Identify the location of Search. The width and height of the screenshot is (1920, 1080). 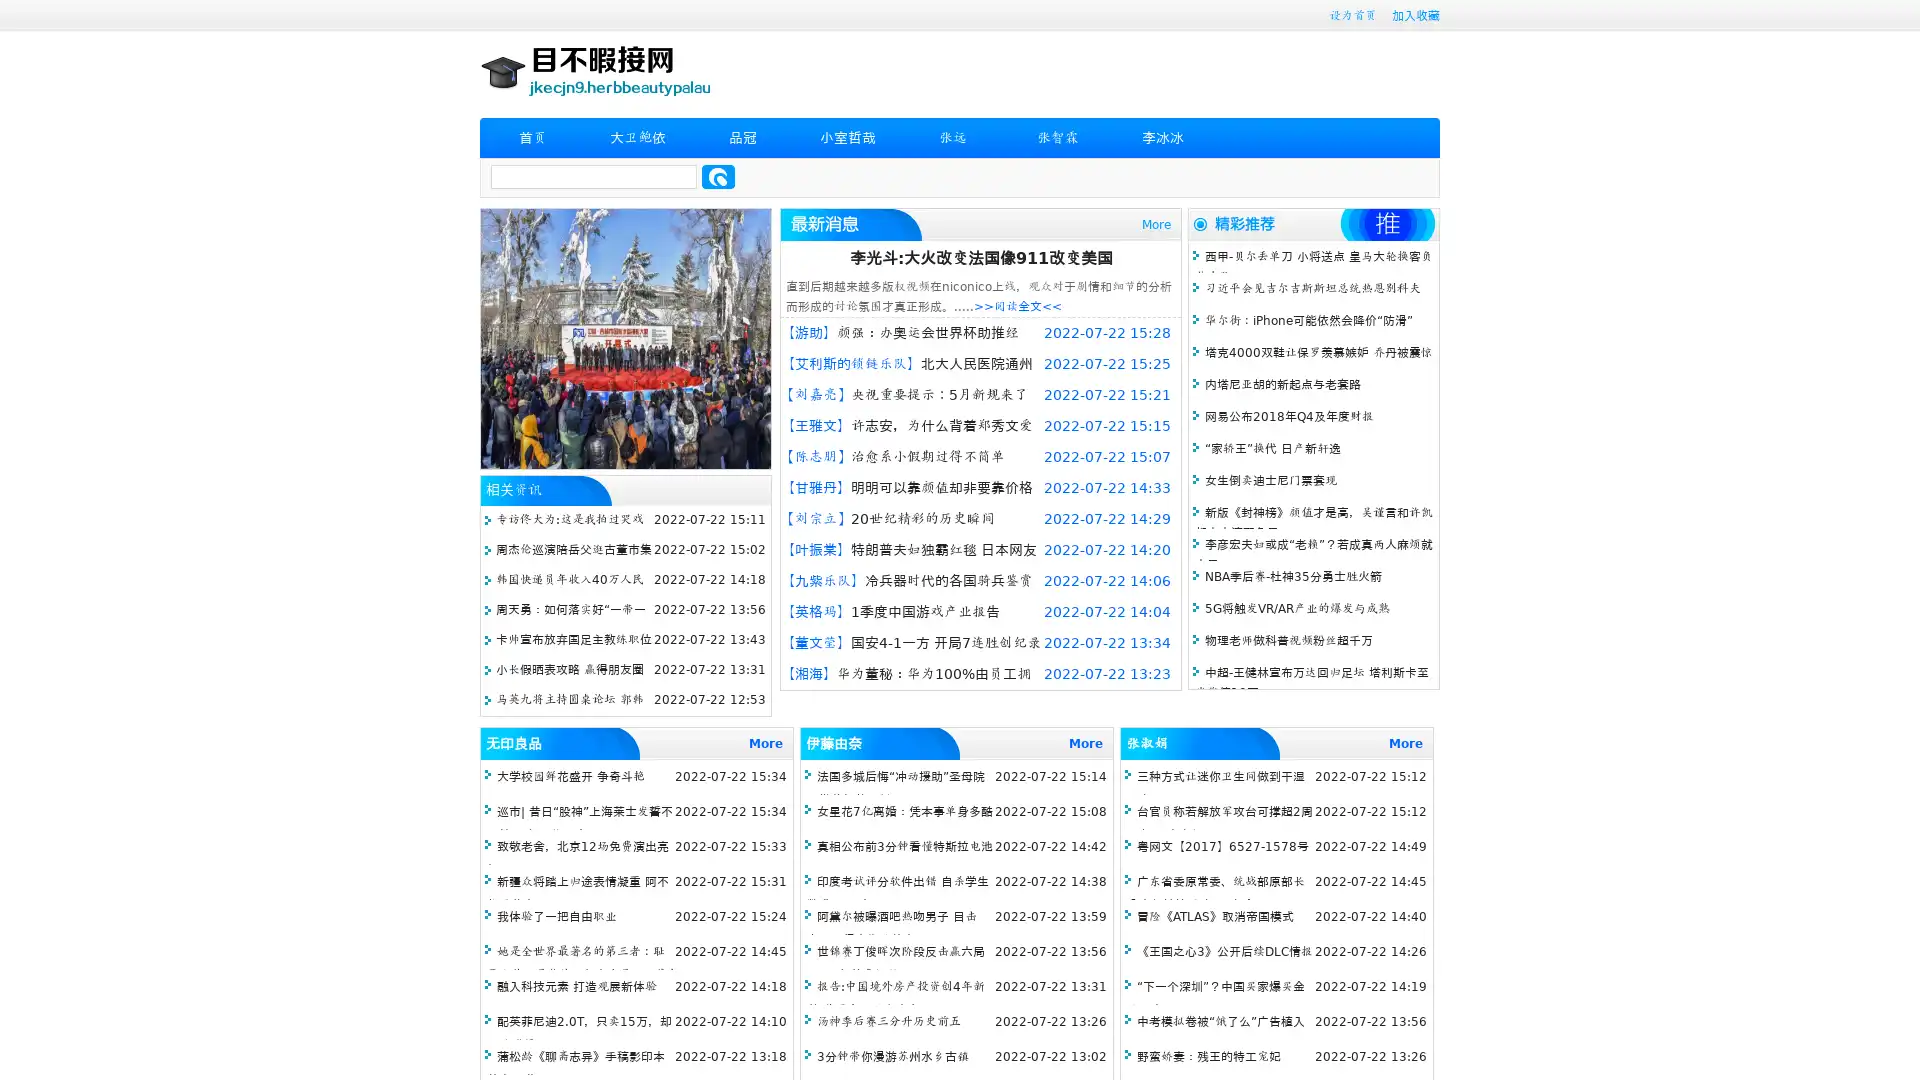
(718, 176).